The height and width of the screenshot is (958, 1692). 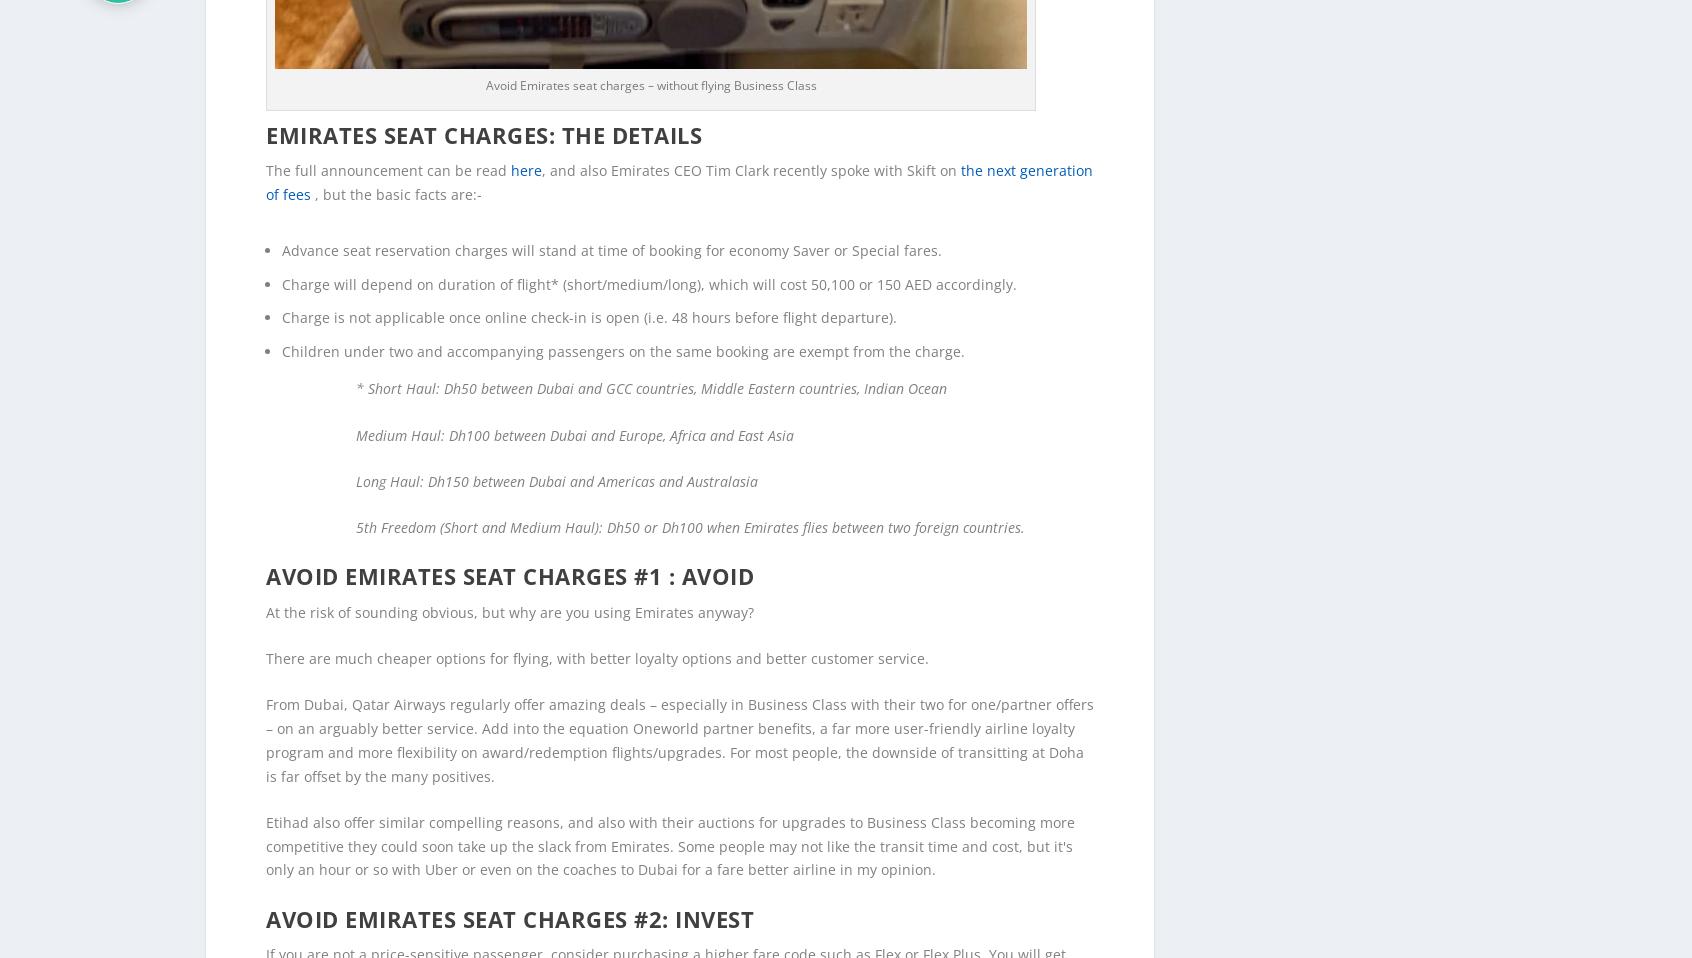 I want to click on 'The full announcement can be read', so click(x=388, y=138).